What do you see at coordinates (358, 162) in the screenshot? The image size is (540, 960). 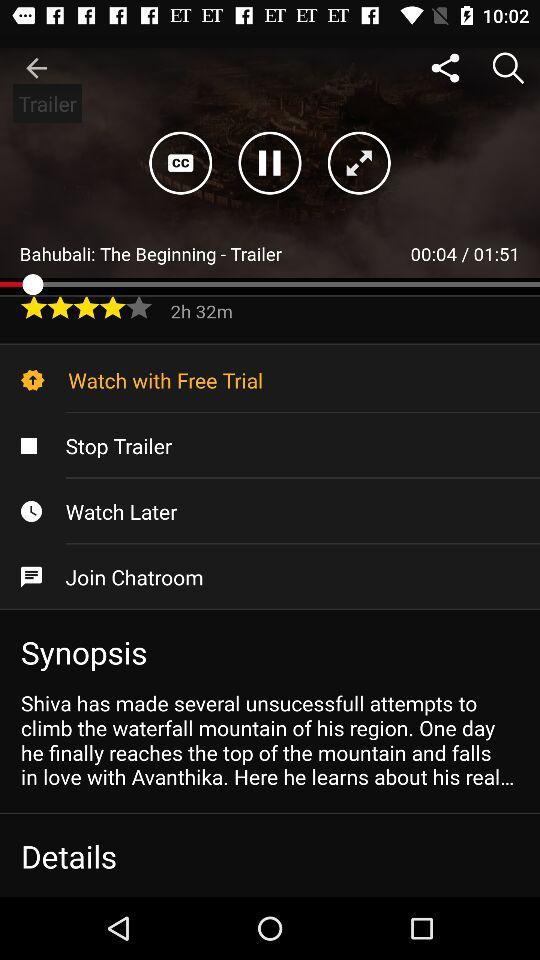 I see `the fullscreen icon` at bounding box center [358, 162].